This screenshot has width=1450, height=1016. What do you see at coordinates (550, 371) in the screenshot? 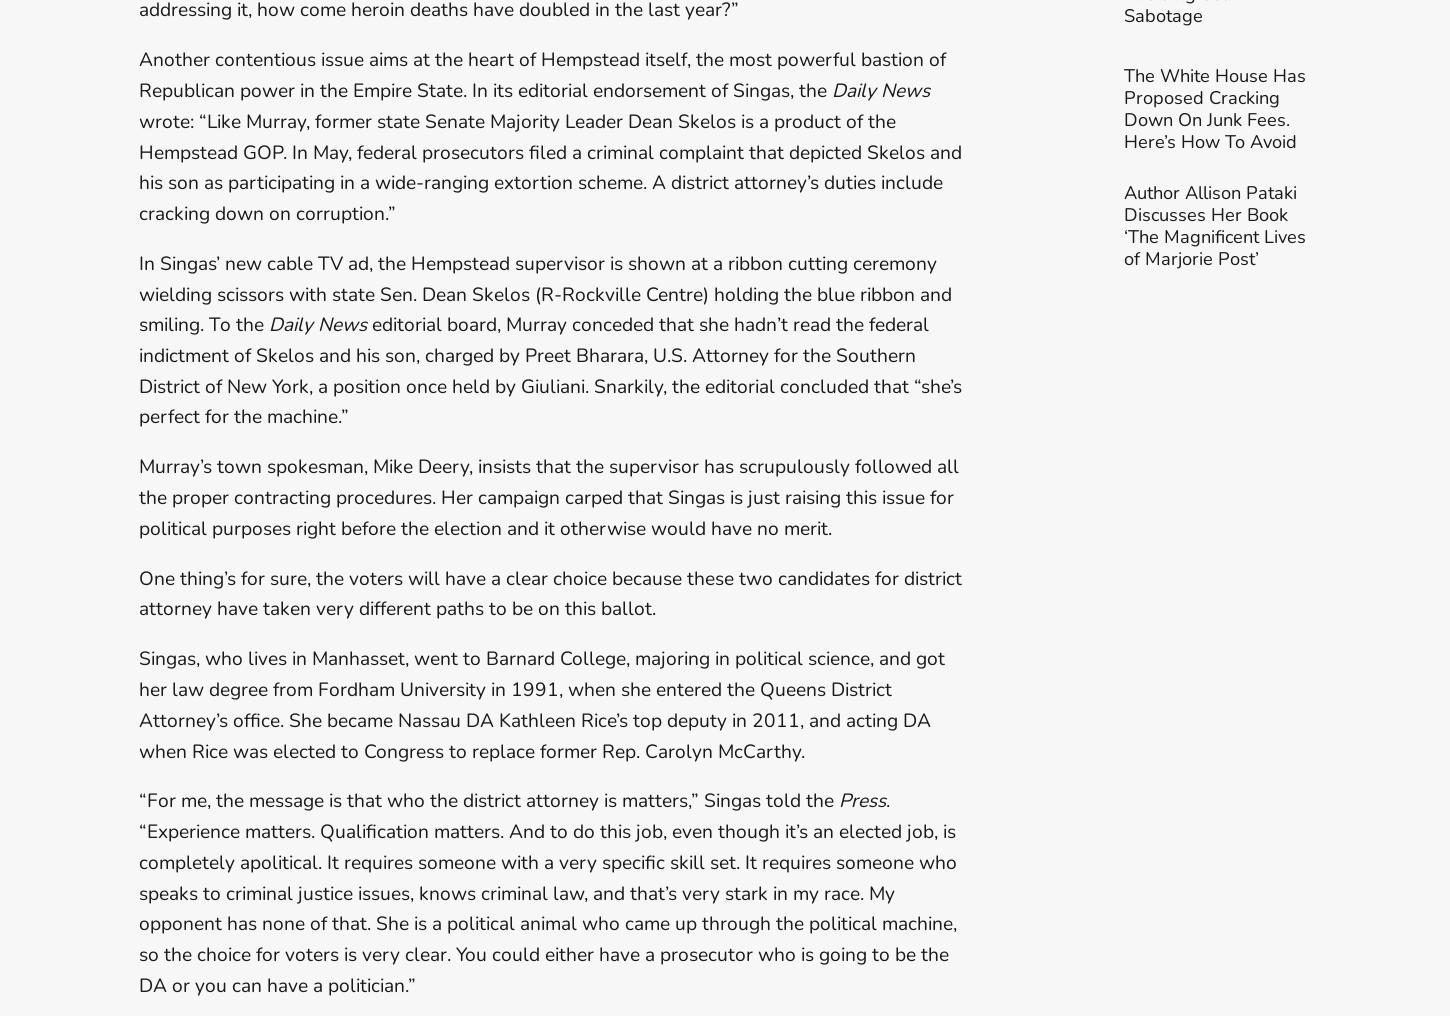
I see `'editorial board, Murray conceded that she hadn’t read the federal indictment of Skelos and his son, charged by Preet Bharara, U.S. Attorney for the Southern District of New York, a position once held by Giuliani. Snarkily, the editorial concluded that “she’s perfect for the machine.”'` at bounding box center [550, 371].